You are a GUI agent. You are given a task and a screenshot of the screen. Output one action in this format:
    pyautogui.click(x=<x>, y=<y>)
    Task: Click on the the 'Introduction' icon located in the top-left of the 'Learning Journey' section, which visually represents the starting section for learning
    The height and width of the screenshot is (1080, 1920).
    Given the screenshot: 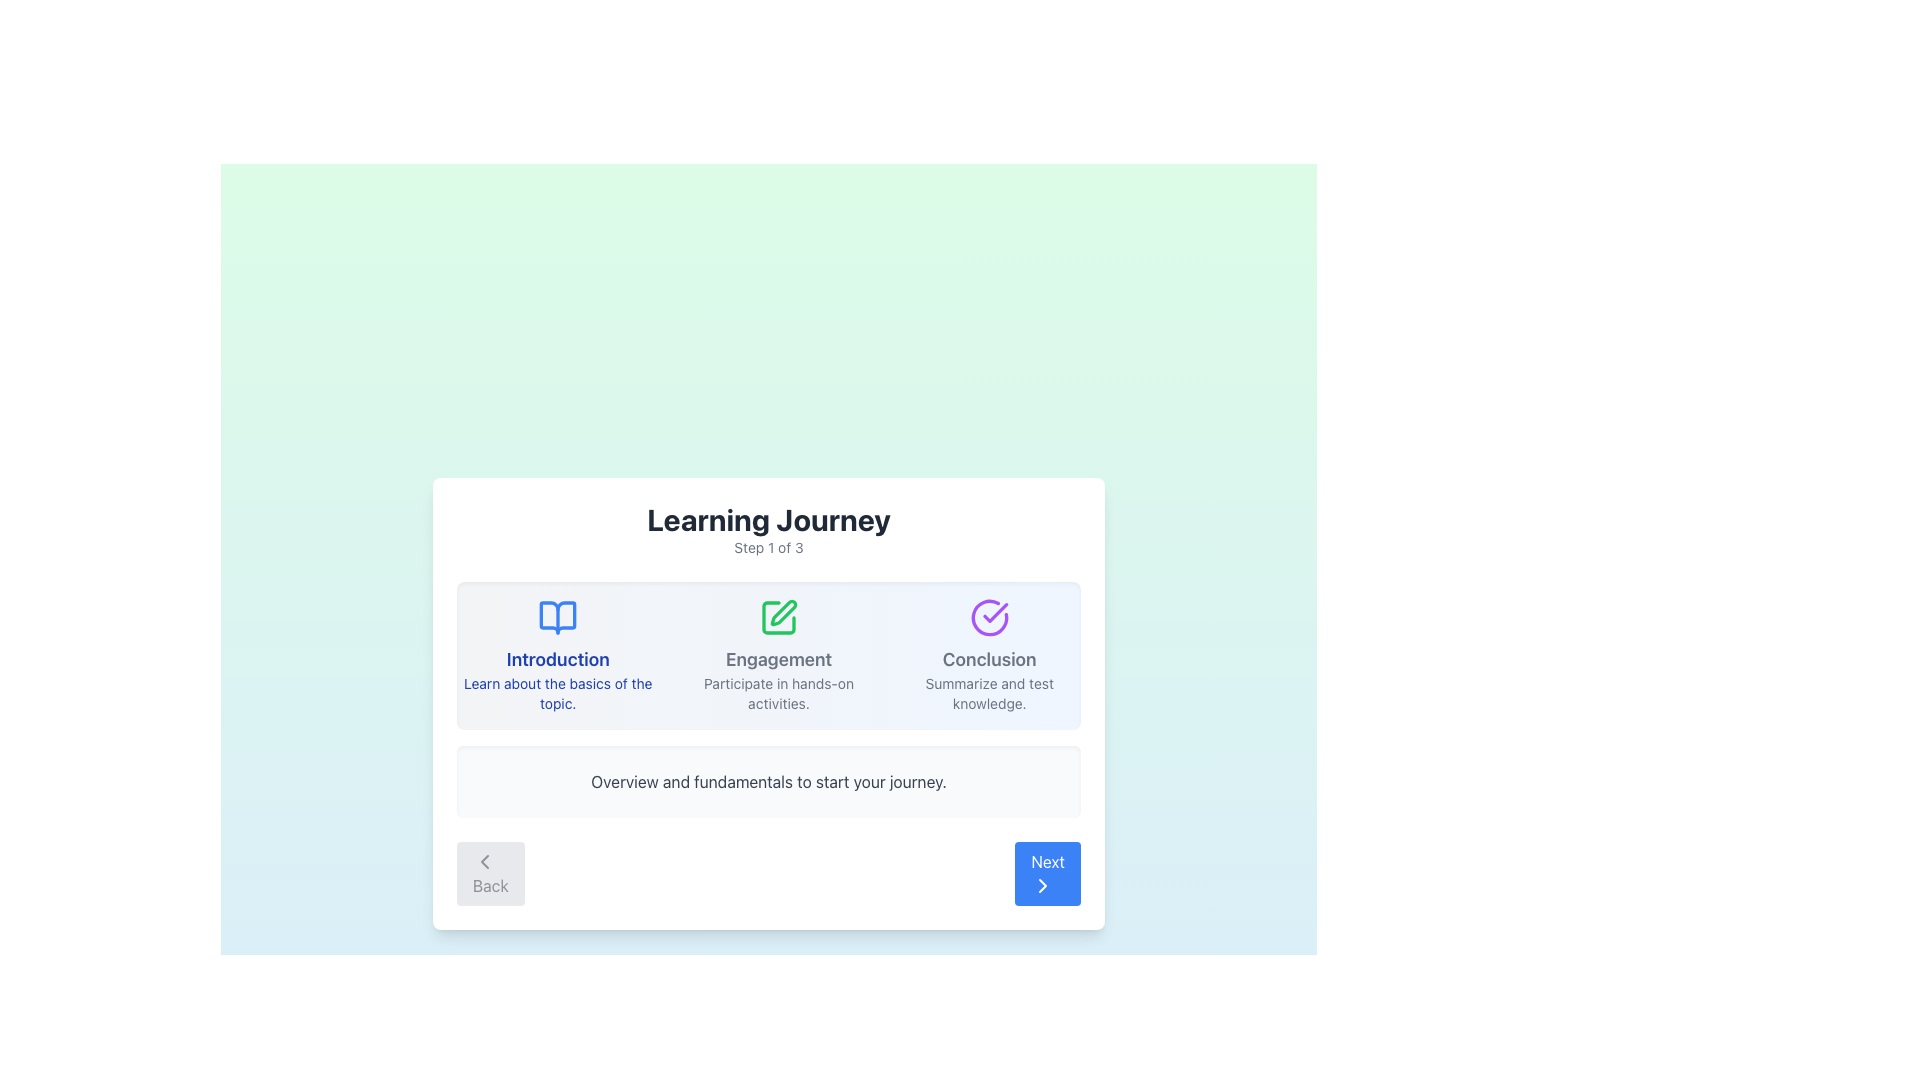 What is the action you would take?
    pyautogui.click(x=558, y=616)
    